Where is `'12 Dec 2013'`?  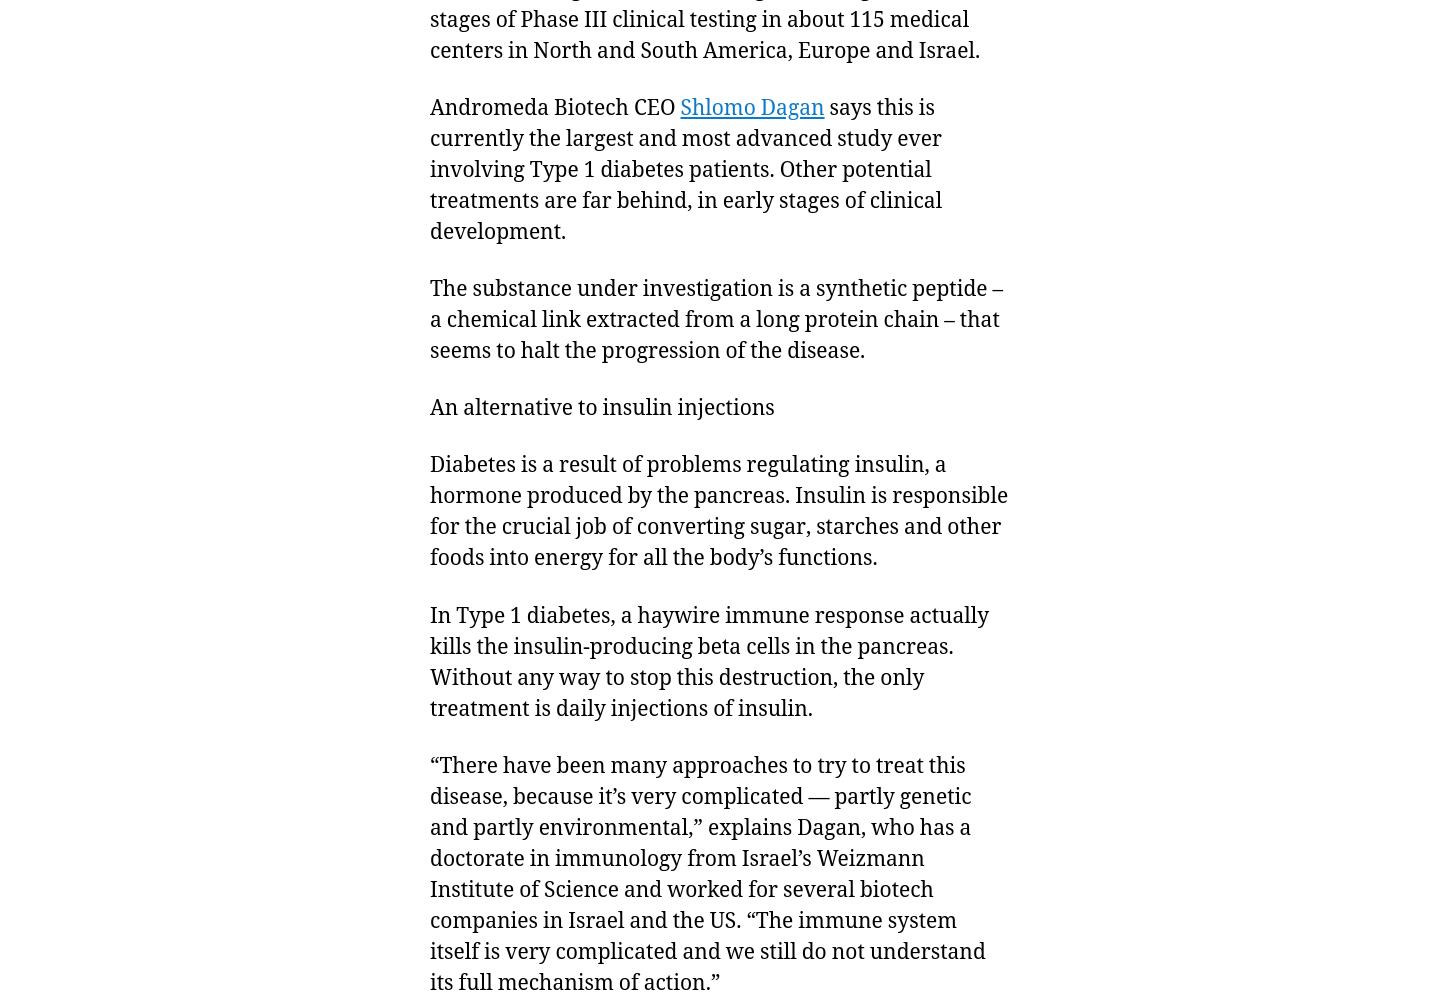
'12 Dec 2013' is located at coordinates (862, 383).